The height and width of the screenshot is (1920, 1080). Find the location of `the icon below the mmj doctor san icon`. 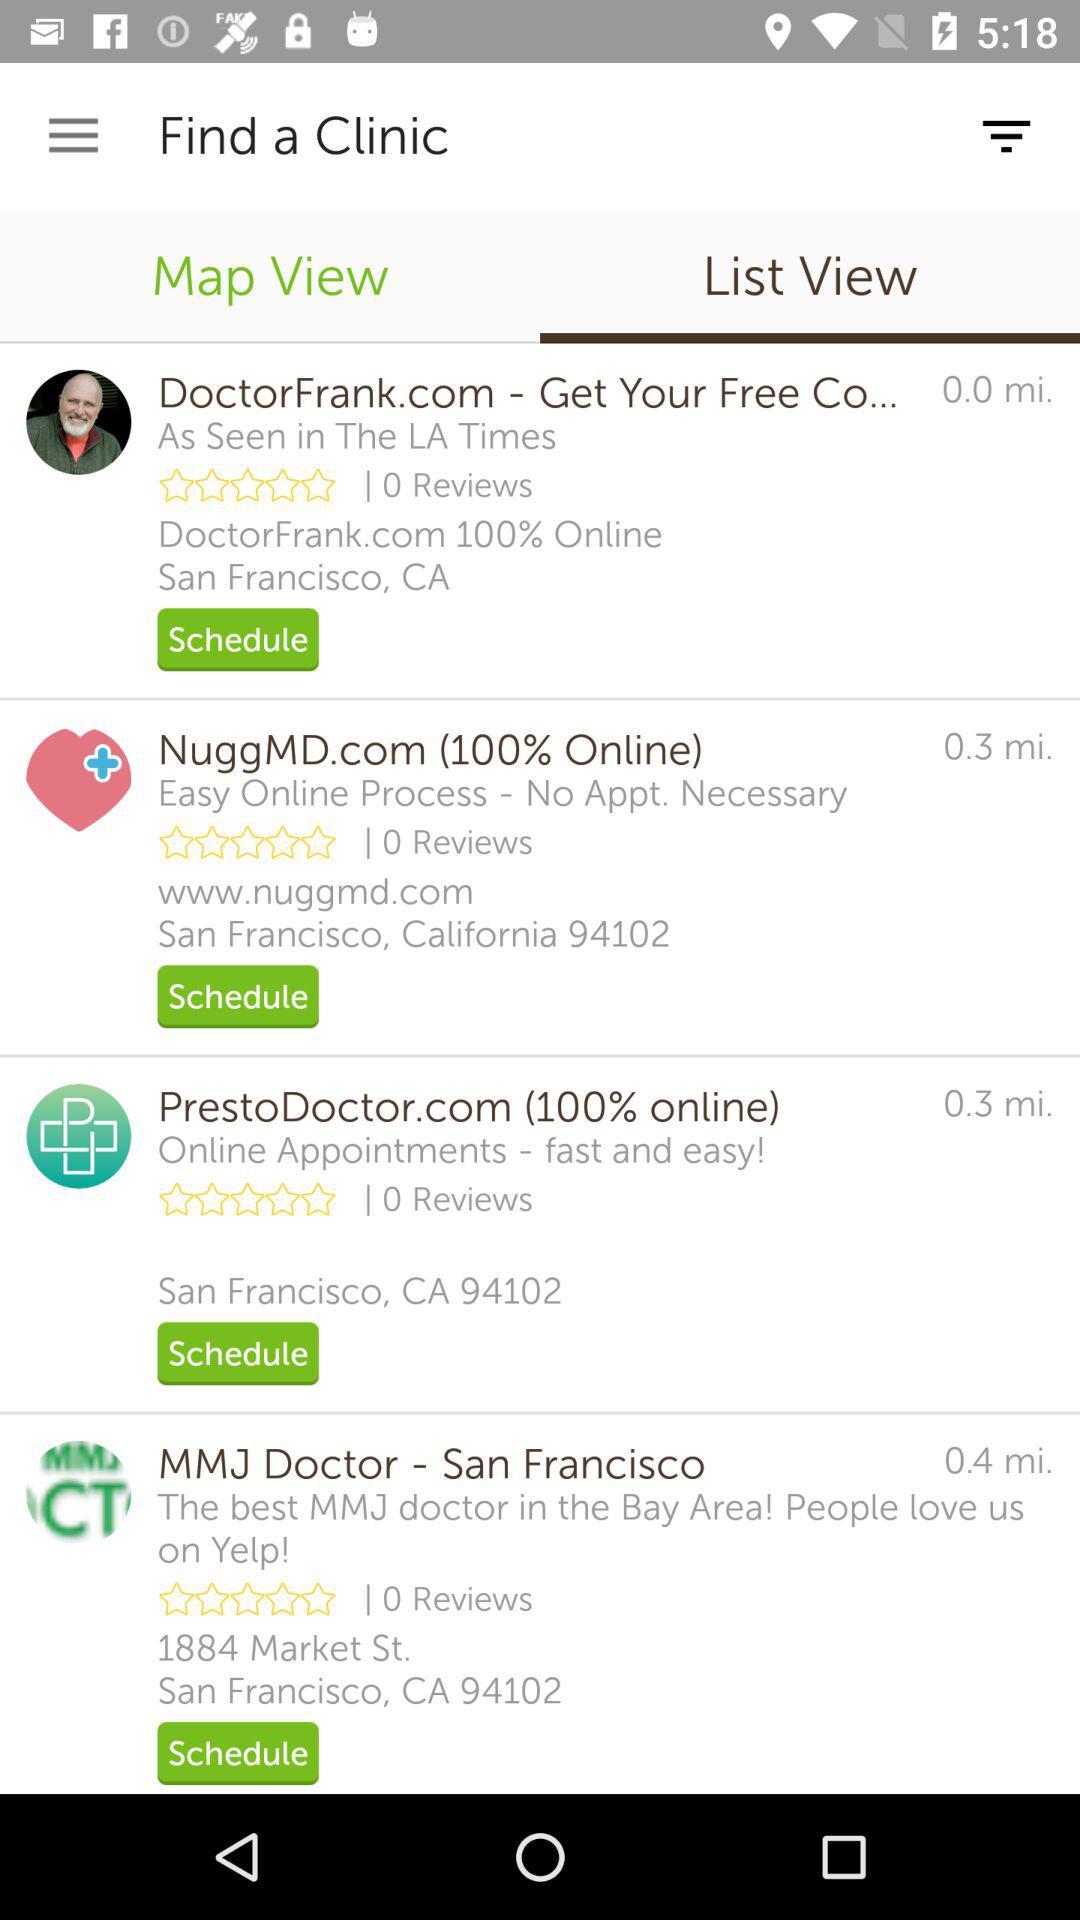

the icon below the mmj doctor san icon is located at coordinates (604, 1527).